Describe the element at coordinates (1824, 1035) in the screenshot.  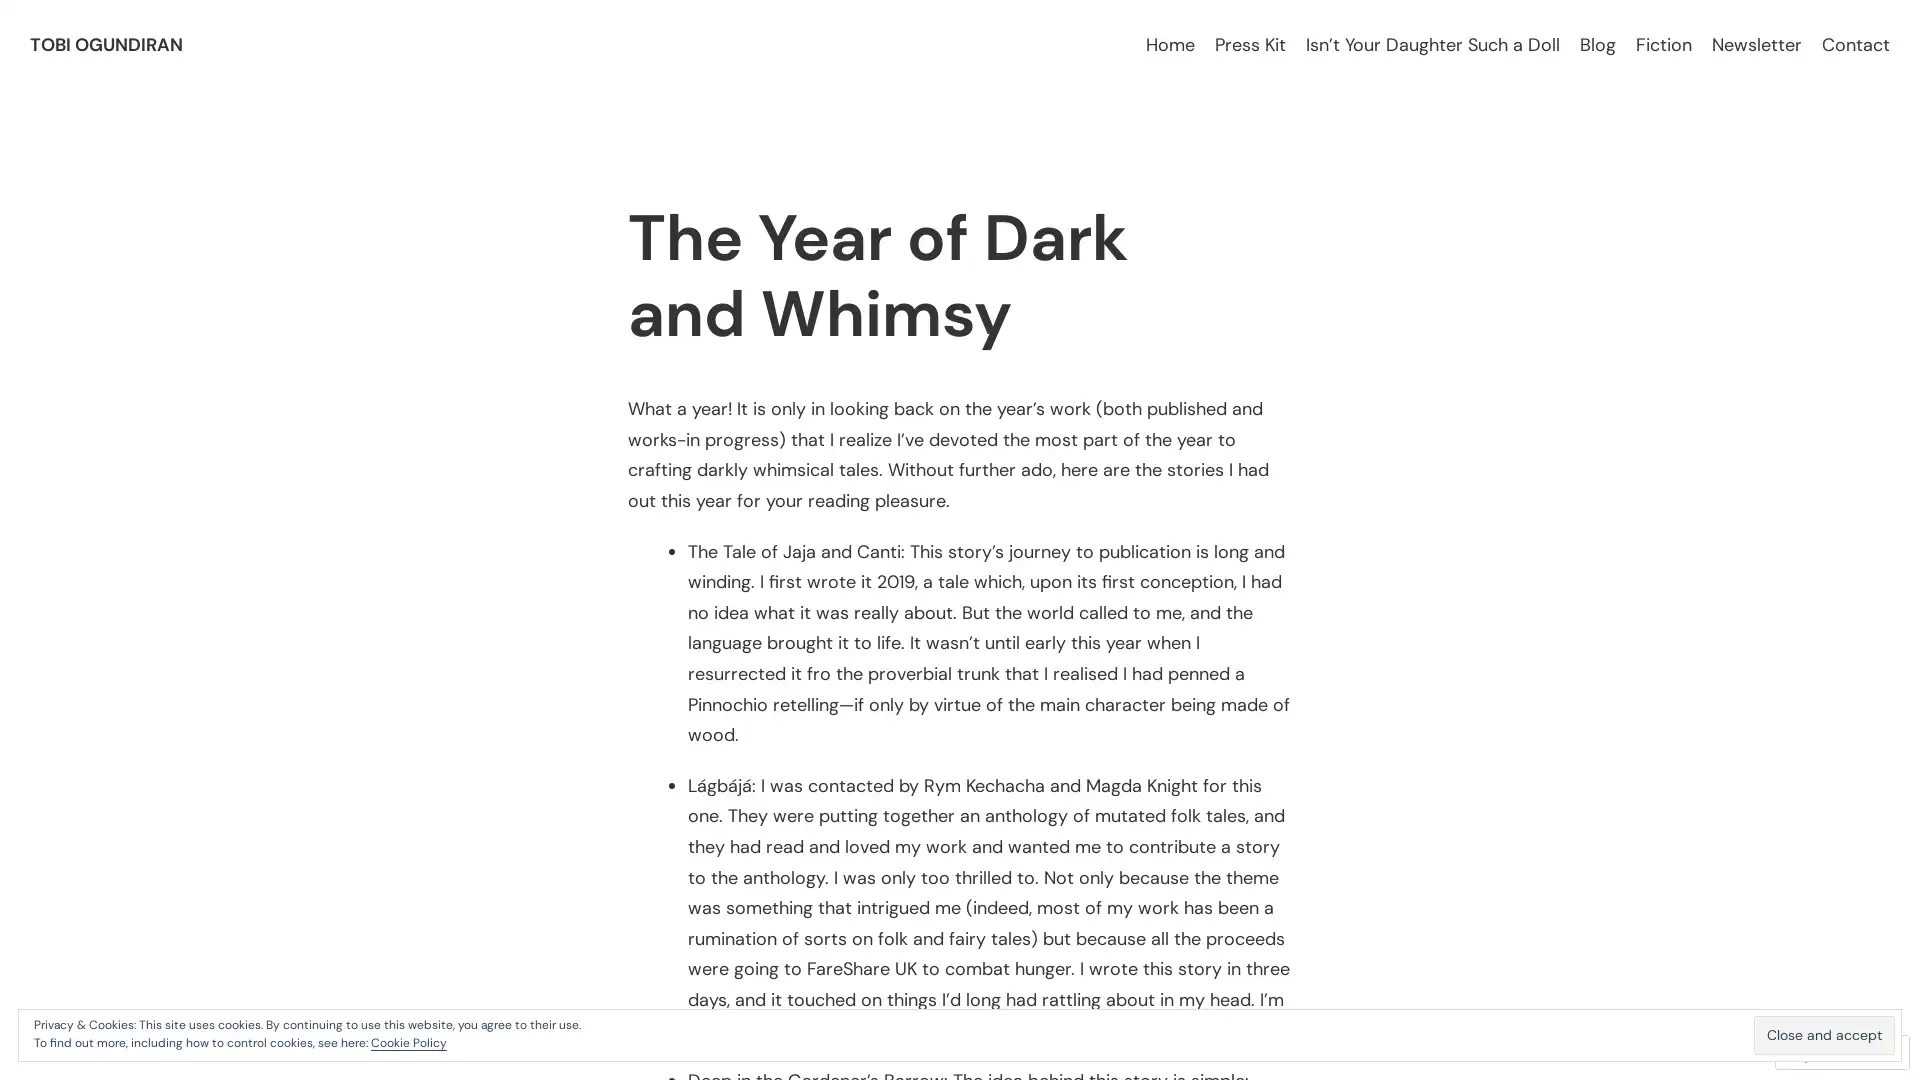
I see `Close and accept` at that location.